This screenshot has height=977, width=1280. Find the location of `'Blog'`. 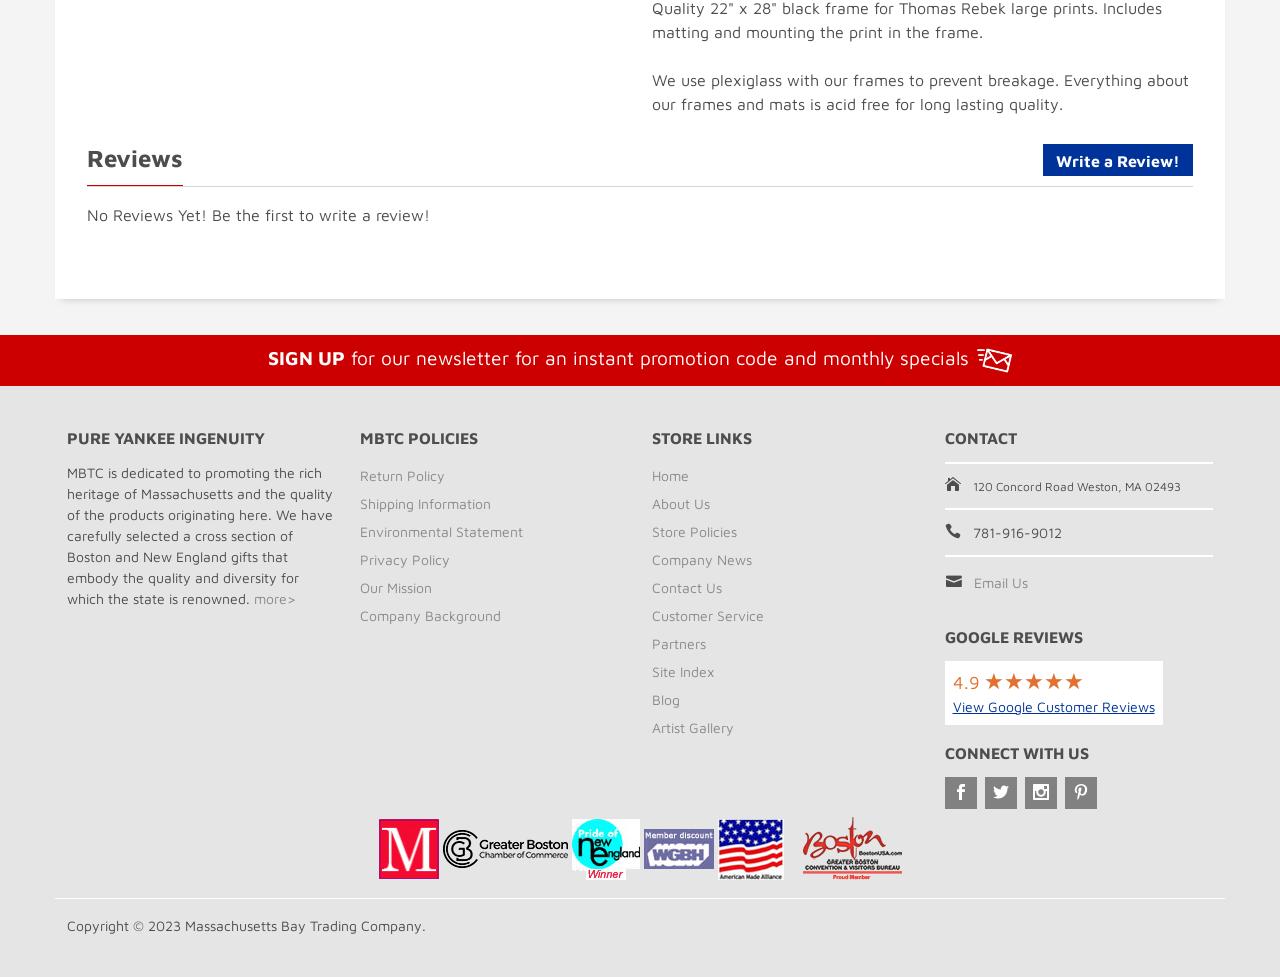

'Blog' is located at coordinates (665, 698).